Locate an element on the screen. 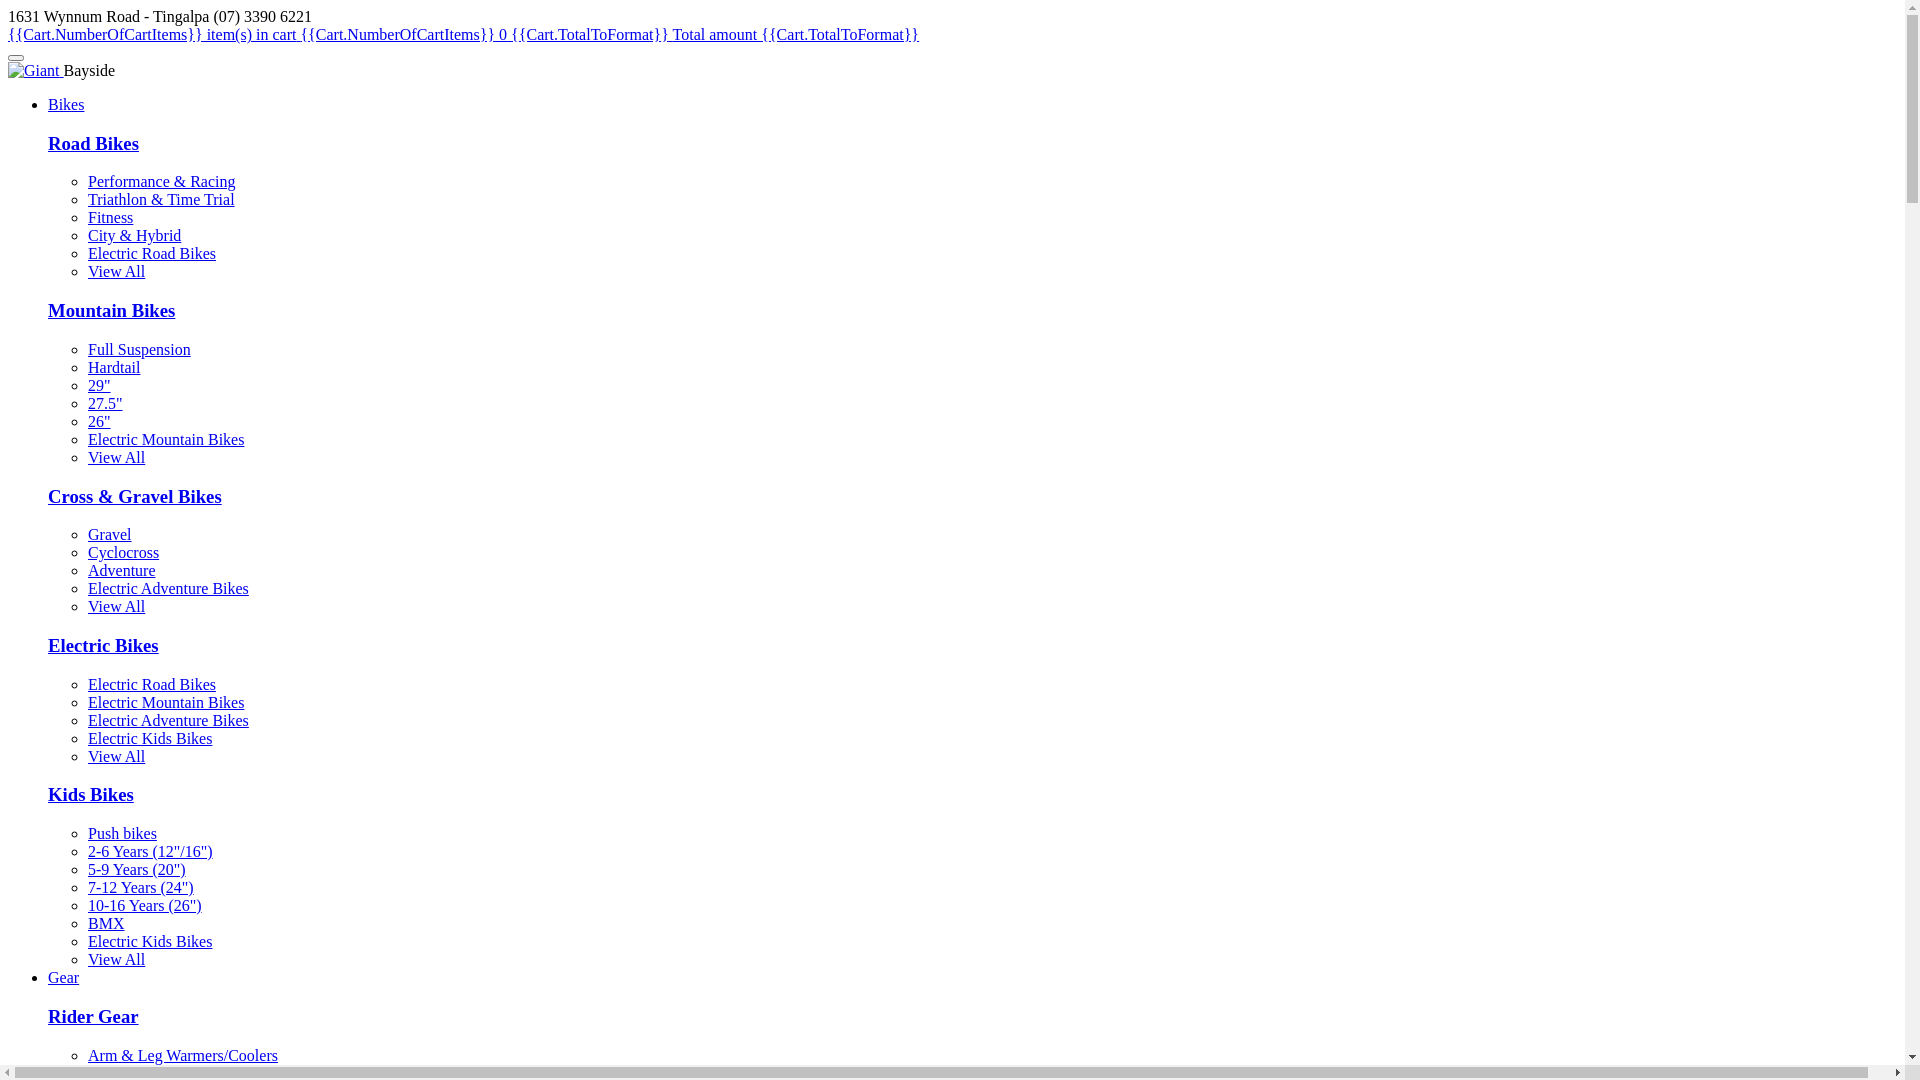  'Electric Bikes' is located at coordinates (102, 645).